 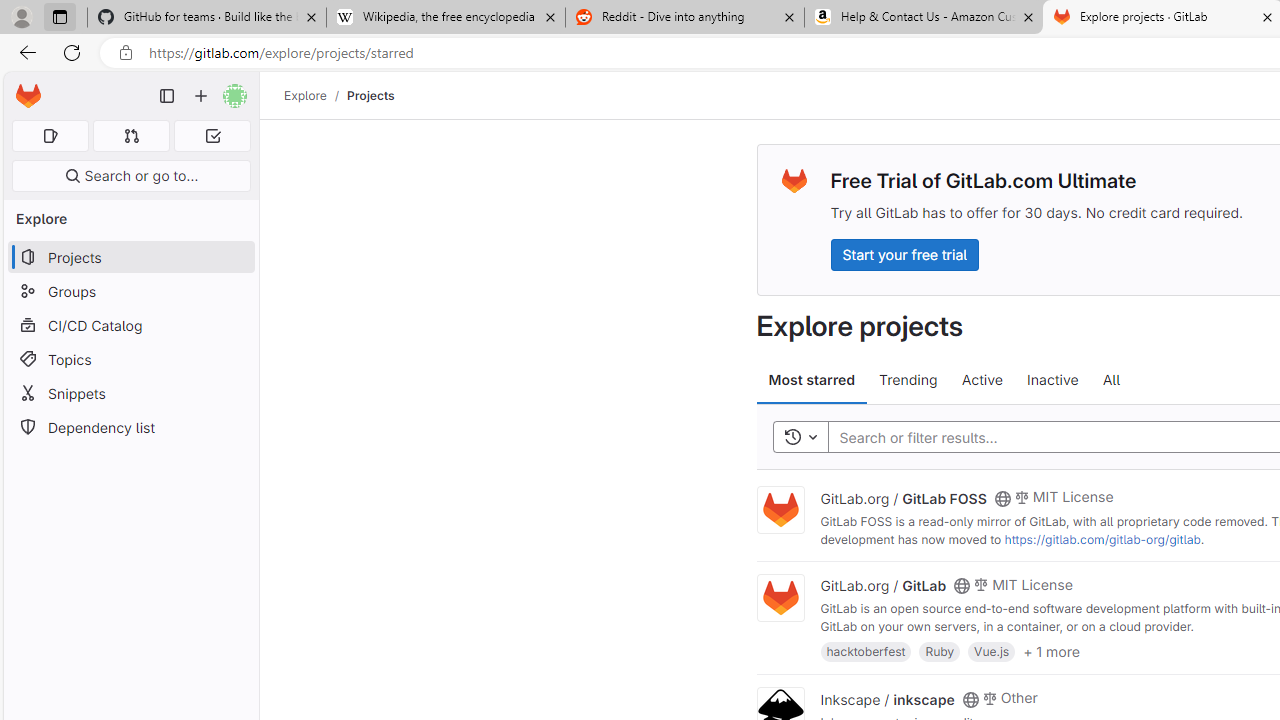 I want to click on 'Snippets', so click(x=130, y=393).